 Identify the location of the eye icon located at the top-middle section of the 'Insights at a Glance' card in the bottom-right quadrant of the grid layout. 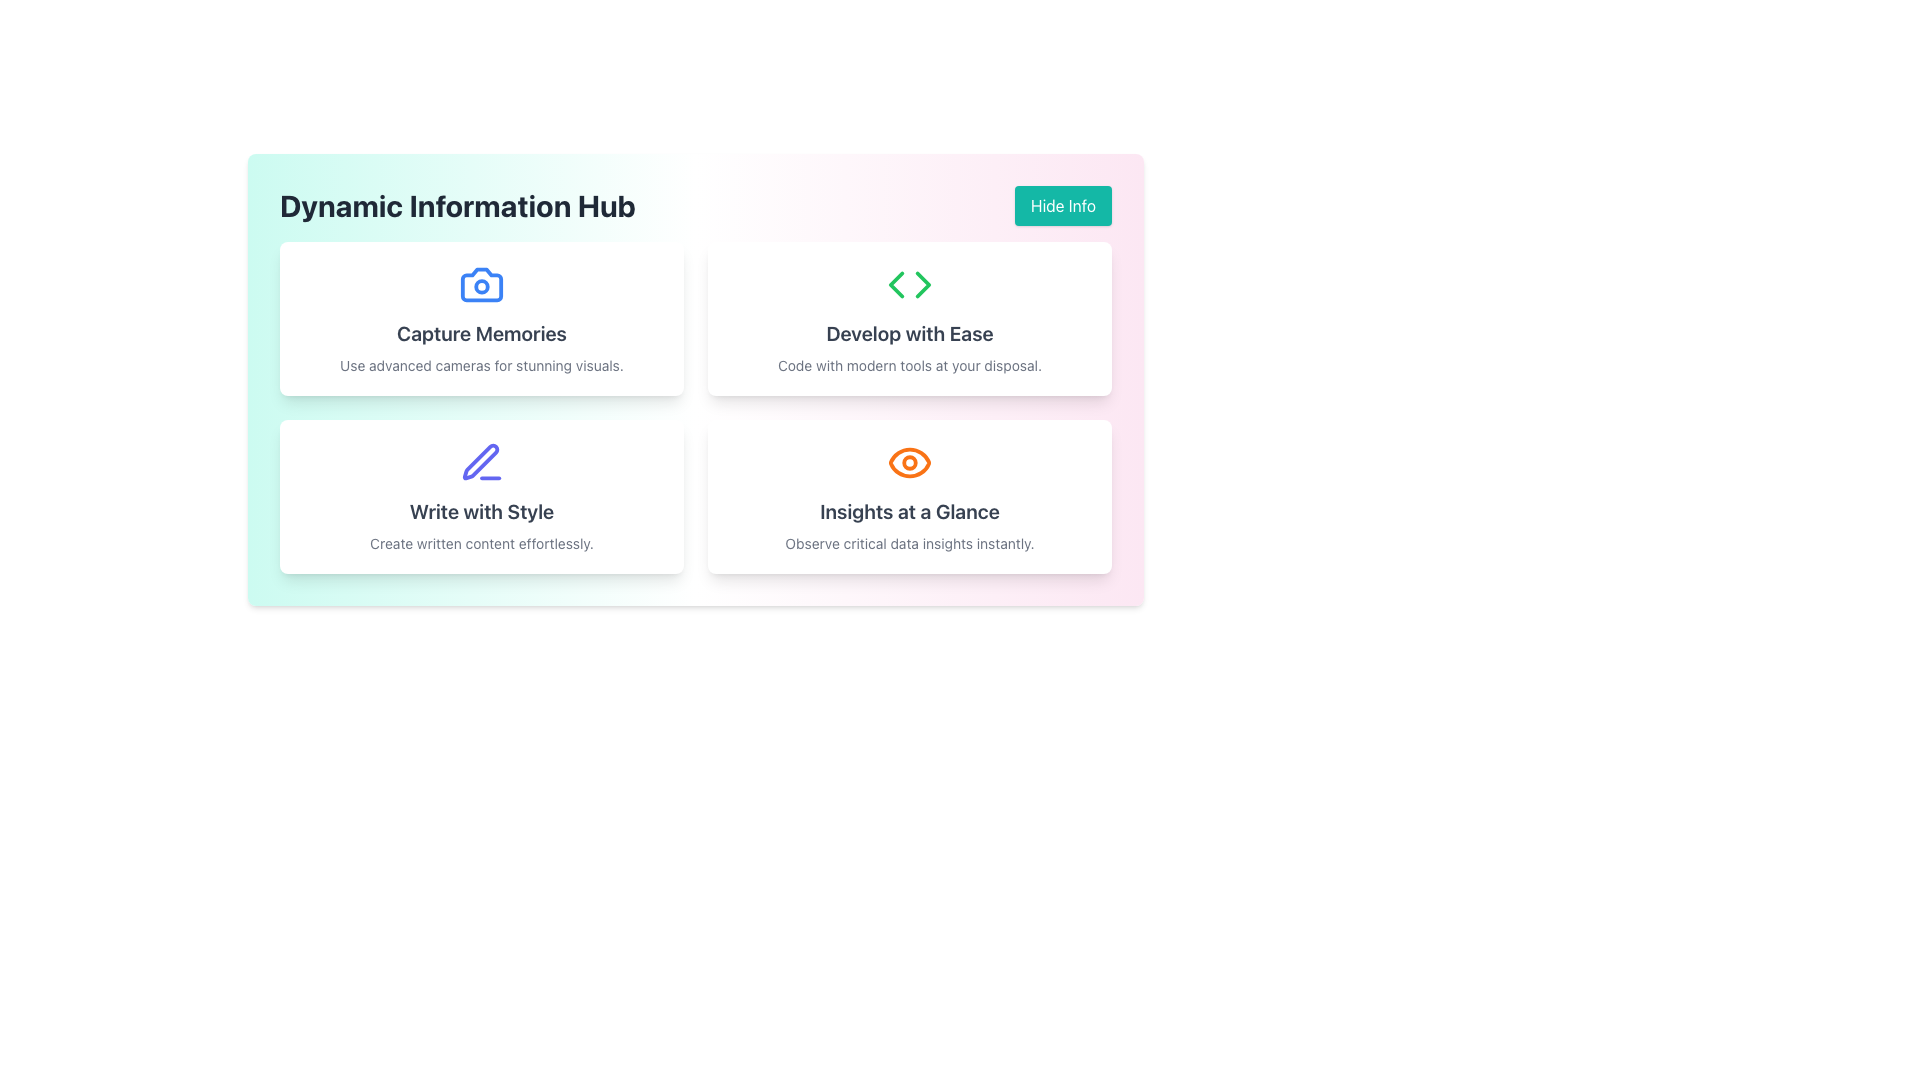
(909, 462).